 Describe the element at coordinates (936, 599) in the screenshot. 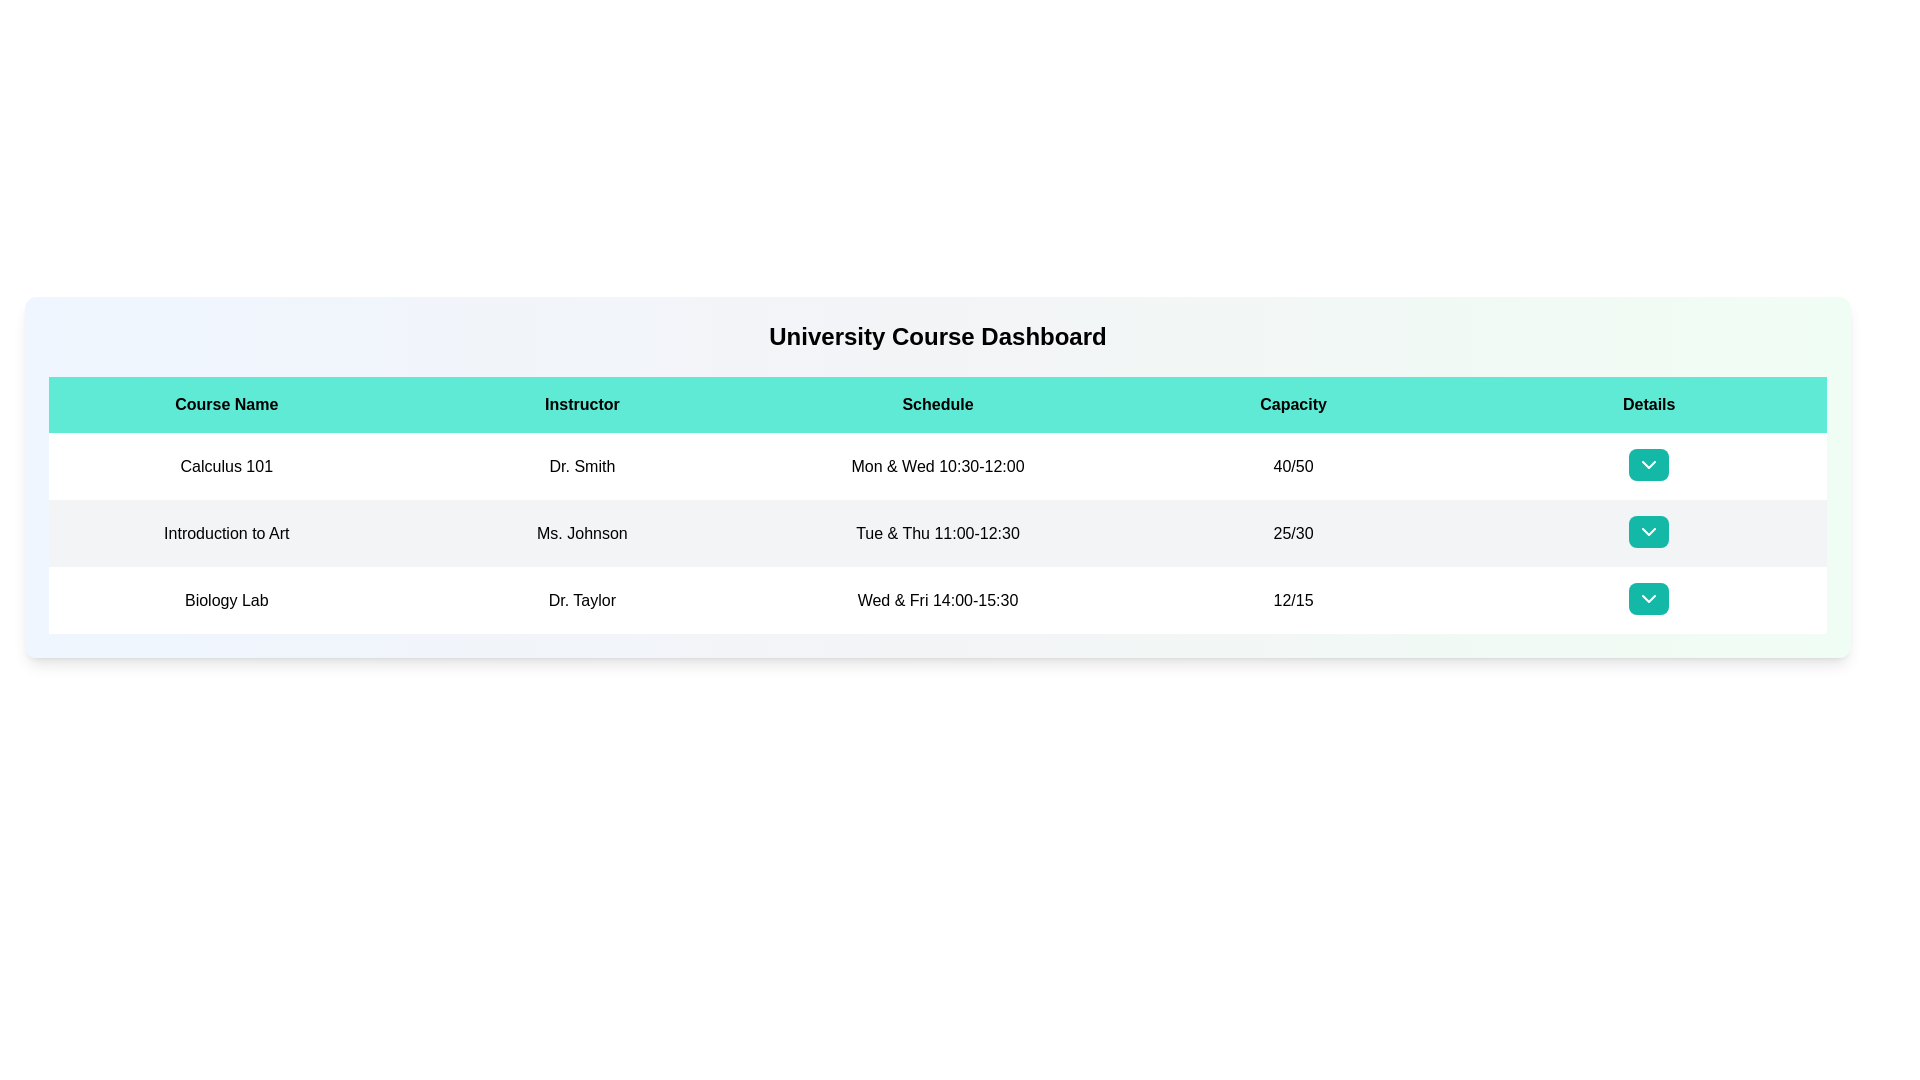

I see `the text element displaying the schedule 'Wed & Fri 14:00-15:30' located in the 'Schedule' column of the table for the Biology Lab Dr. Taylor` at that location.